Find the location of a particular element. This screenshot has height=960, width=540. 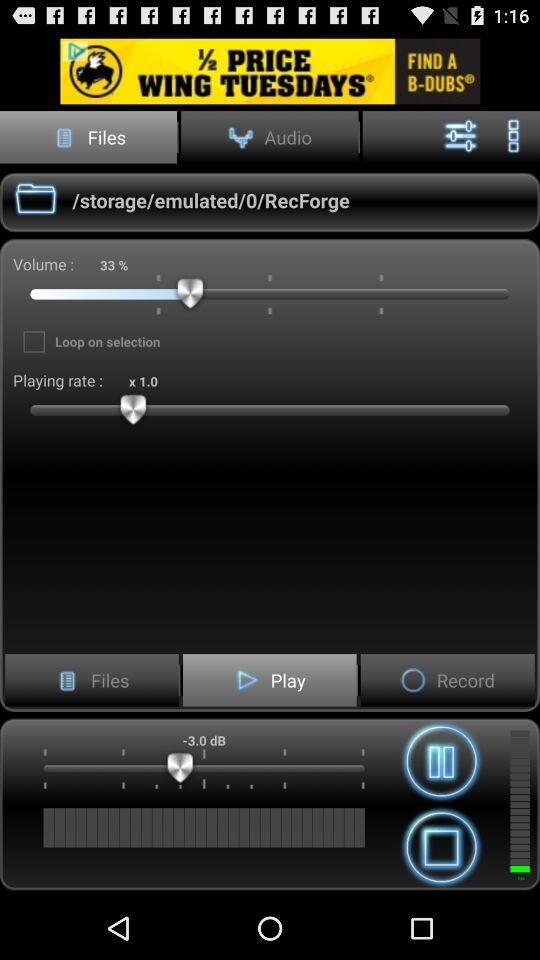

the pause icon is located at coordinates (441, 814).